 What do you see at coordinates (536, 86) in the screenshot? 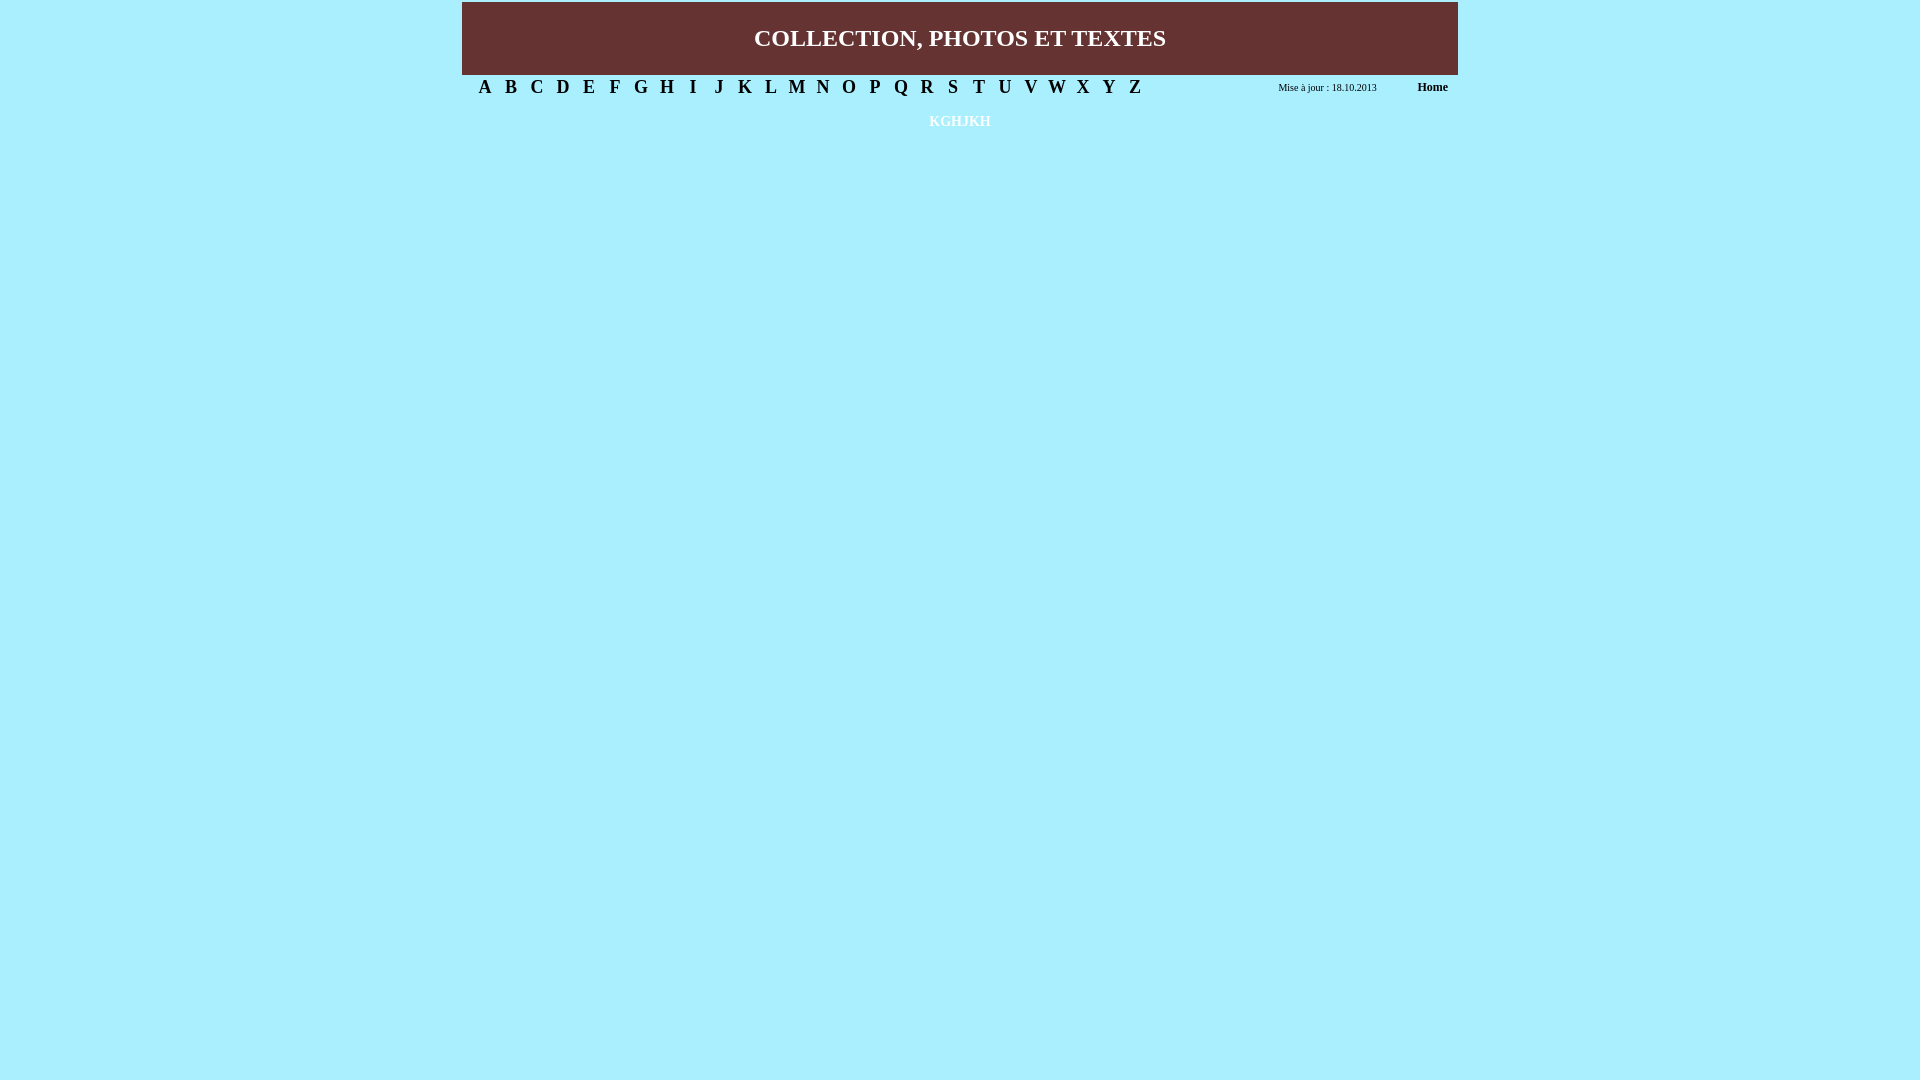
I see `'C'` at bounding box center [536, 86].